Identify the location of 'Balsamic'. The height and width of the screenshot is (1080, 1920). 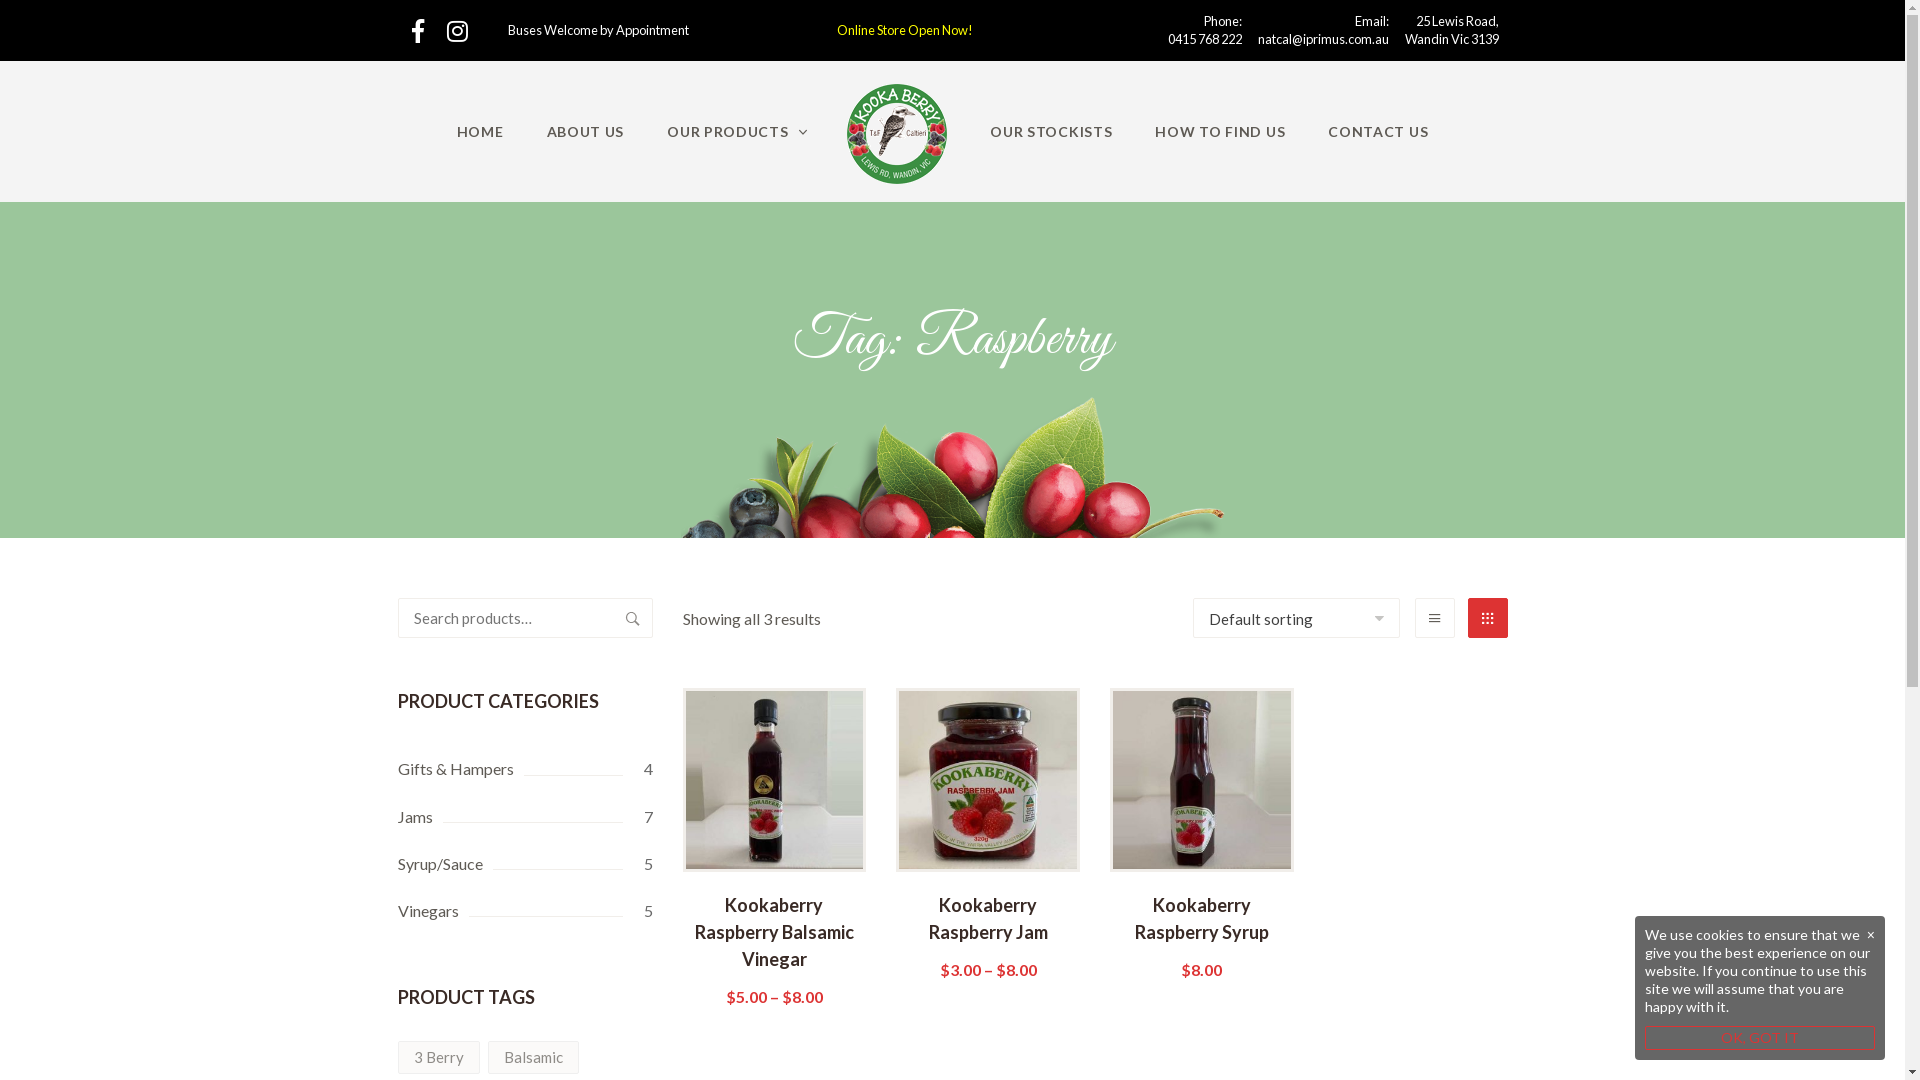
(533, 1056).